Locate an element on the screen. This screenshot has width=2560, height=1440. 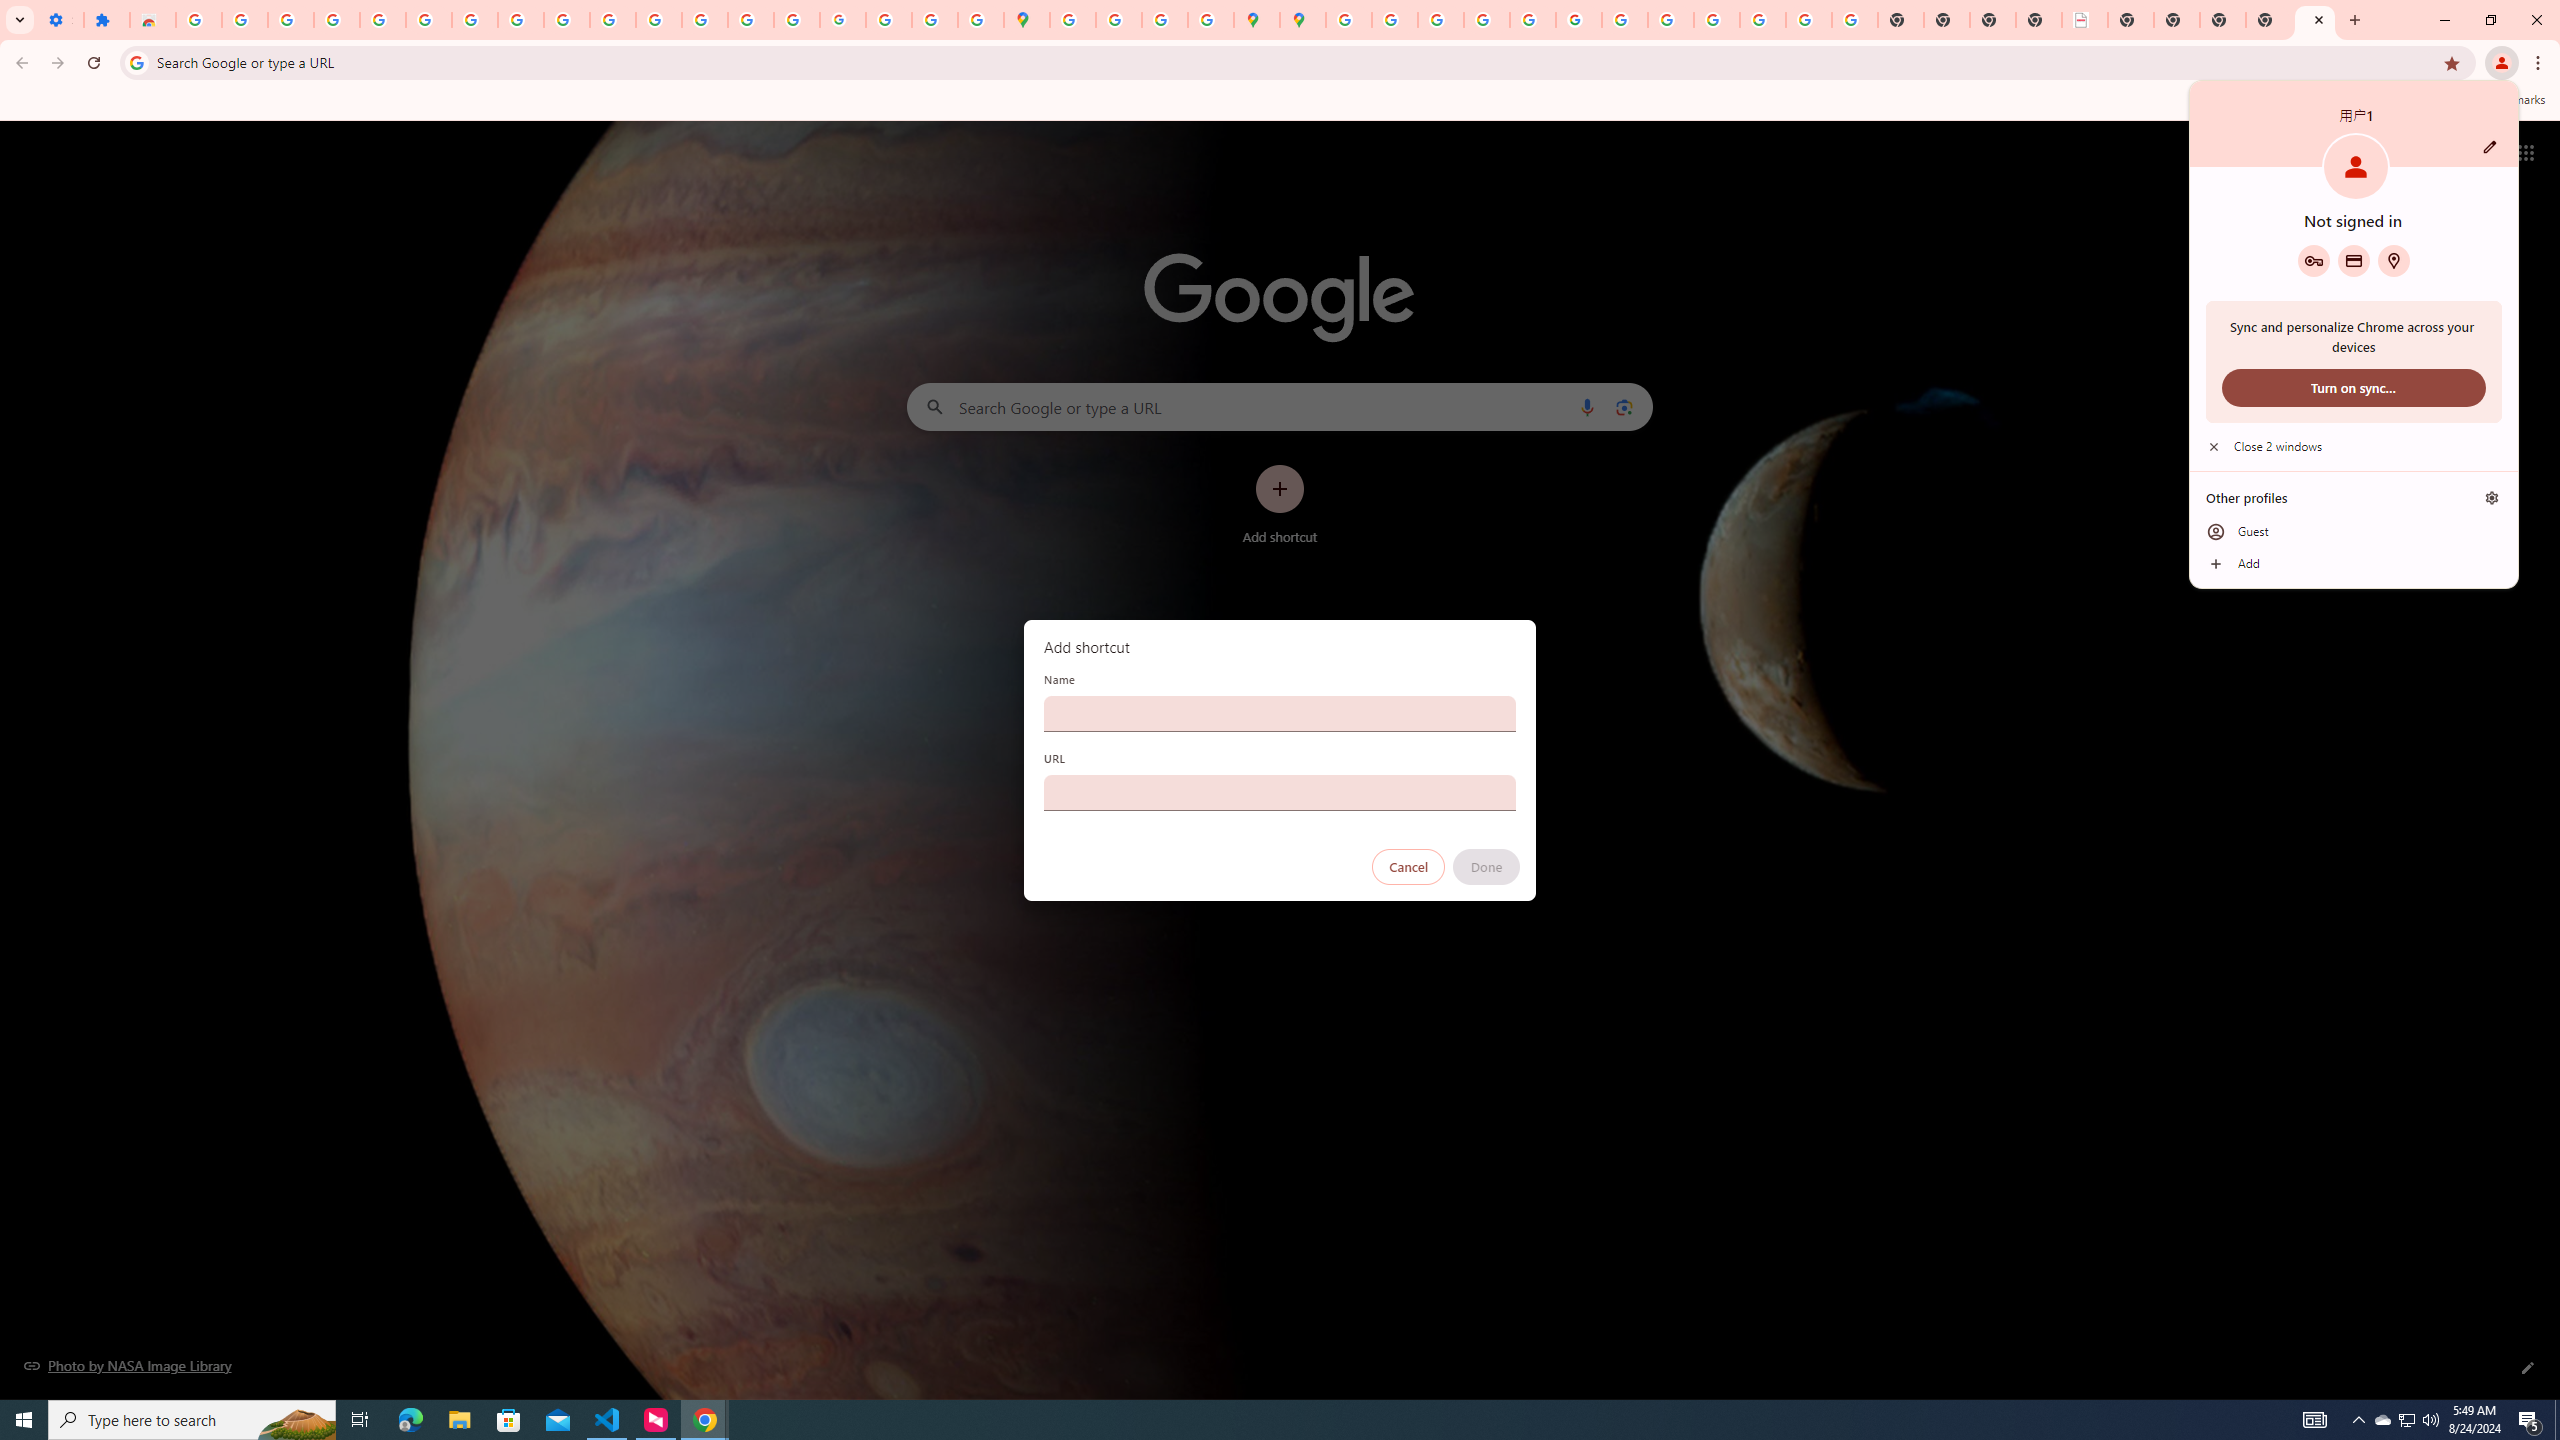
'Manage profiles' is located at coordinates (2491, 497).